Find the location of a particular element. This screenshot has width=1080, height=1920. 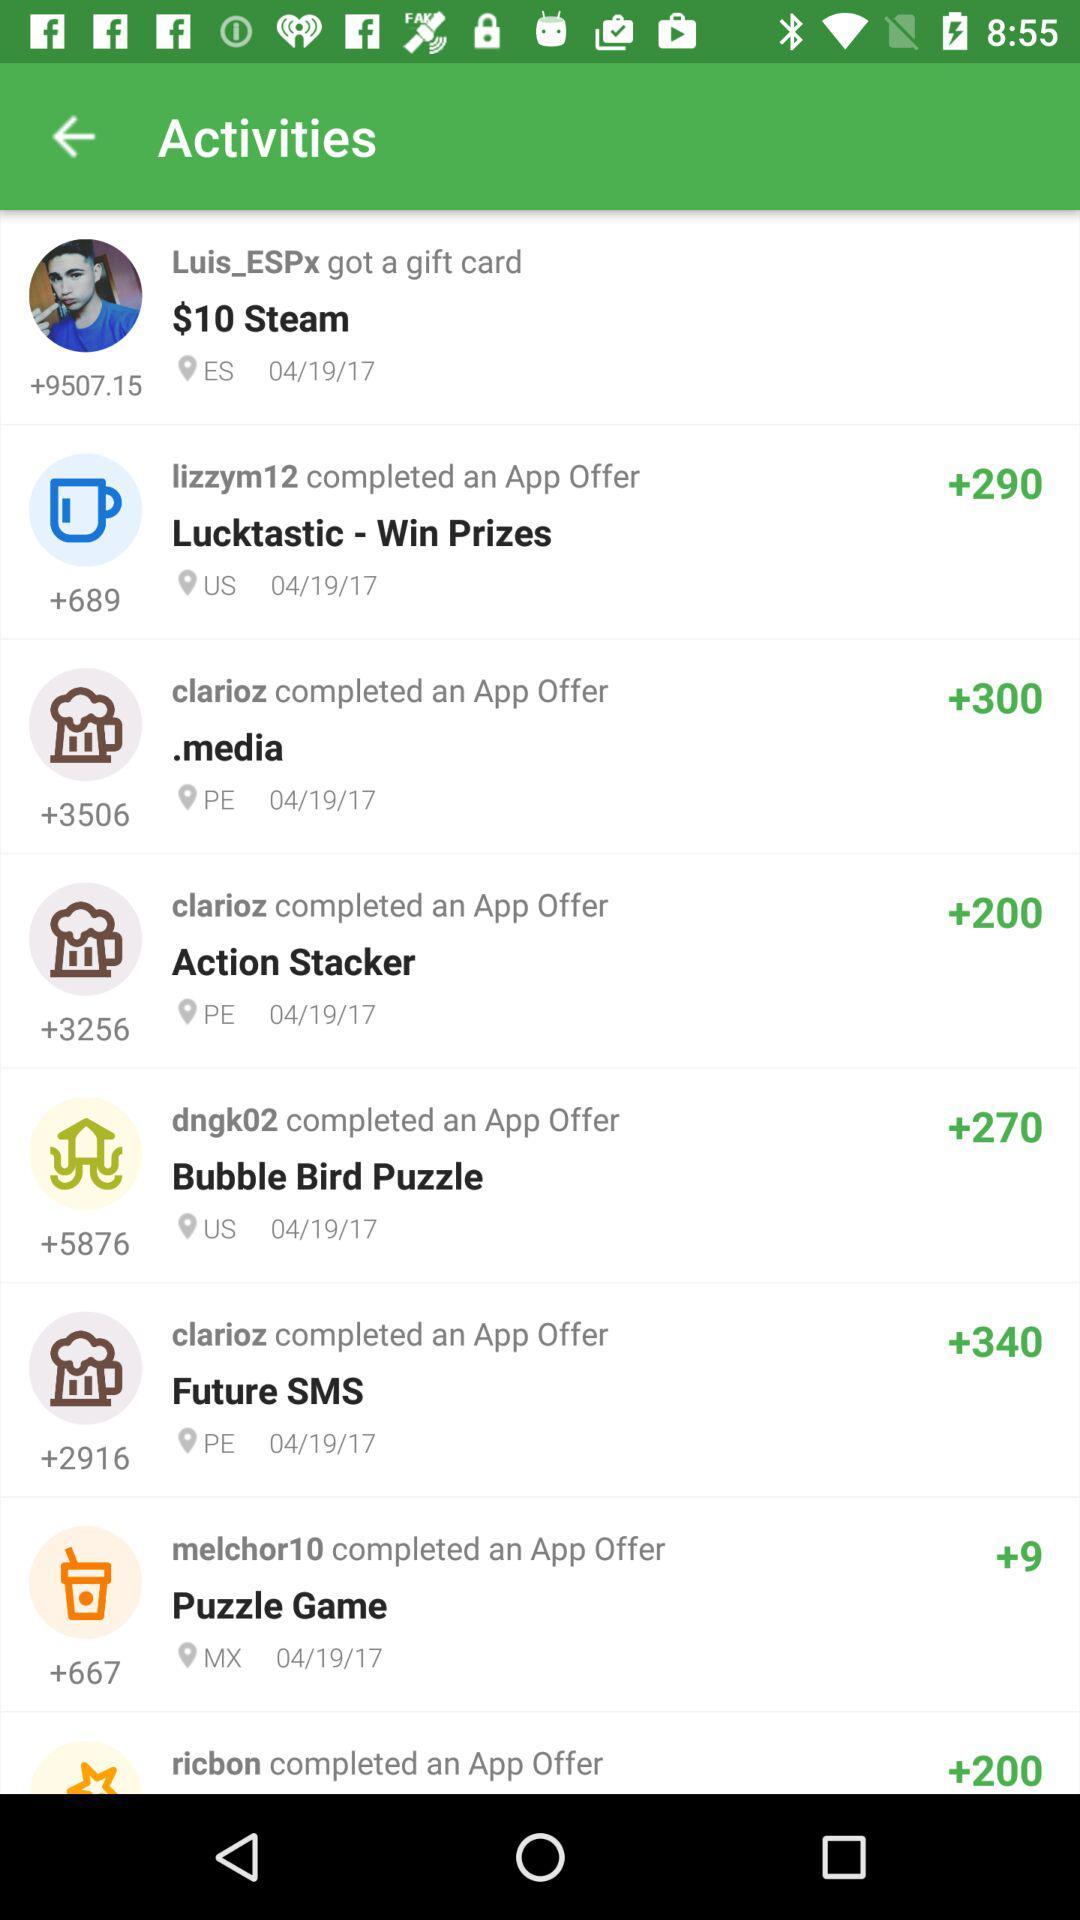

second location icon is located at coordinates (187, 581).